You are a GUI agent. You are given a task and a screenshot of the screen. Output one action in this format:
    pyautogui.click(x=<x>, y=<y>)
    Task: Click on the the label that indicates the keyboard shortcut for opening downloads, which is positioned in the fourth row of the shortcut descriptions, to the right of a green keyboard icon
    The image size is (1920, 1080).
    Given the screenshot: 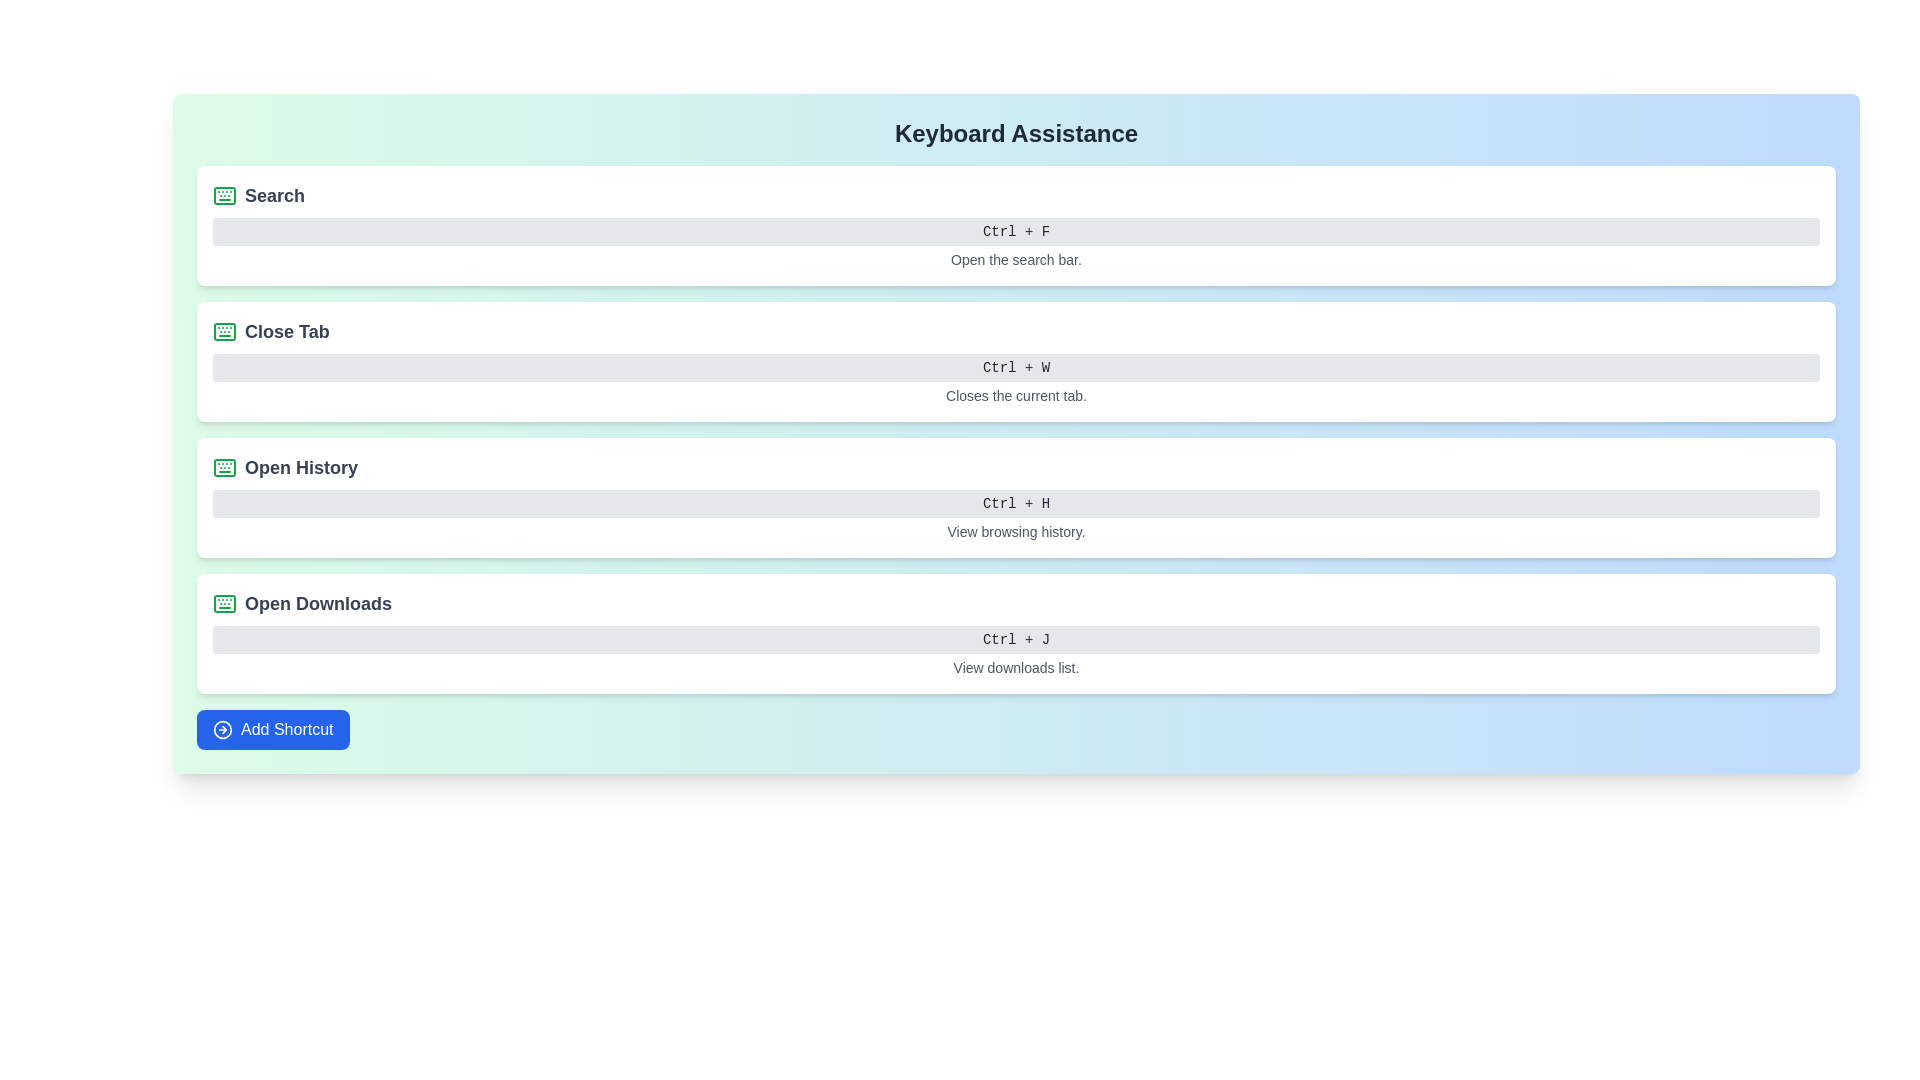 What is the action you would take?
    pyautogui.click(x=317, y=603)
    